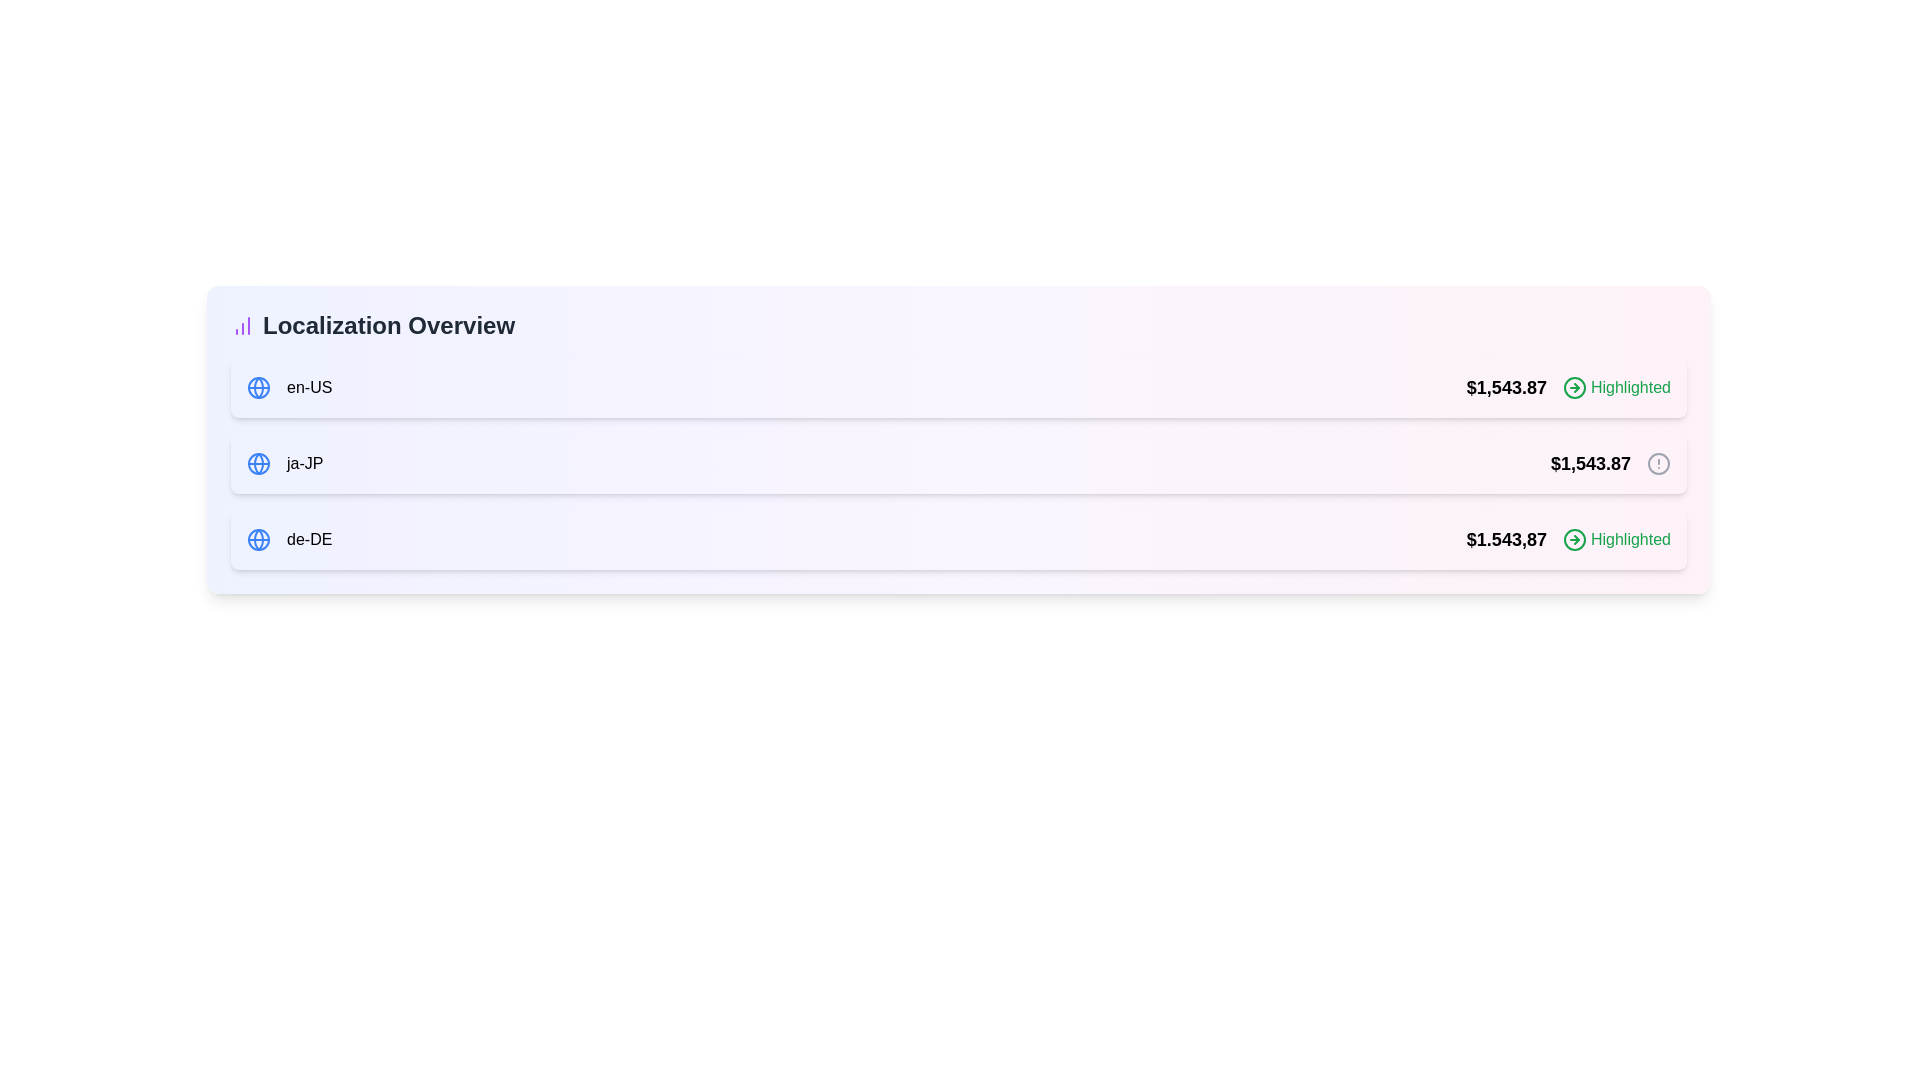 This screenshot has height=1080, width=1920. What do you see at coordinates (1506, 388) in the screenshot?
I see `the text label displaying the value '$1,543.87' which is styled with a light background and located to the left of the word 'Highlighted'` at bounding box center [1506, 388].